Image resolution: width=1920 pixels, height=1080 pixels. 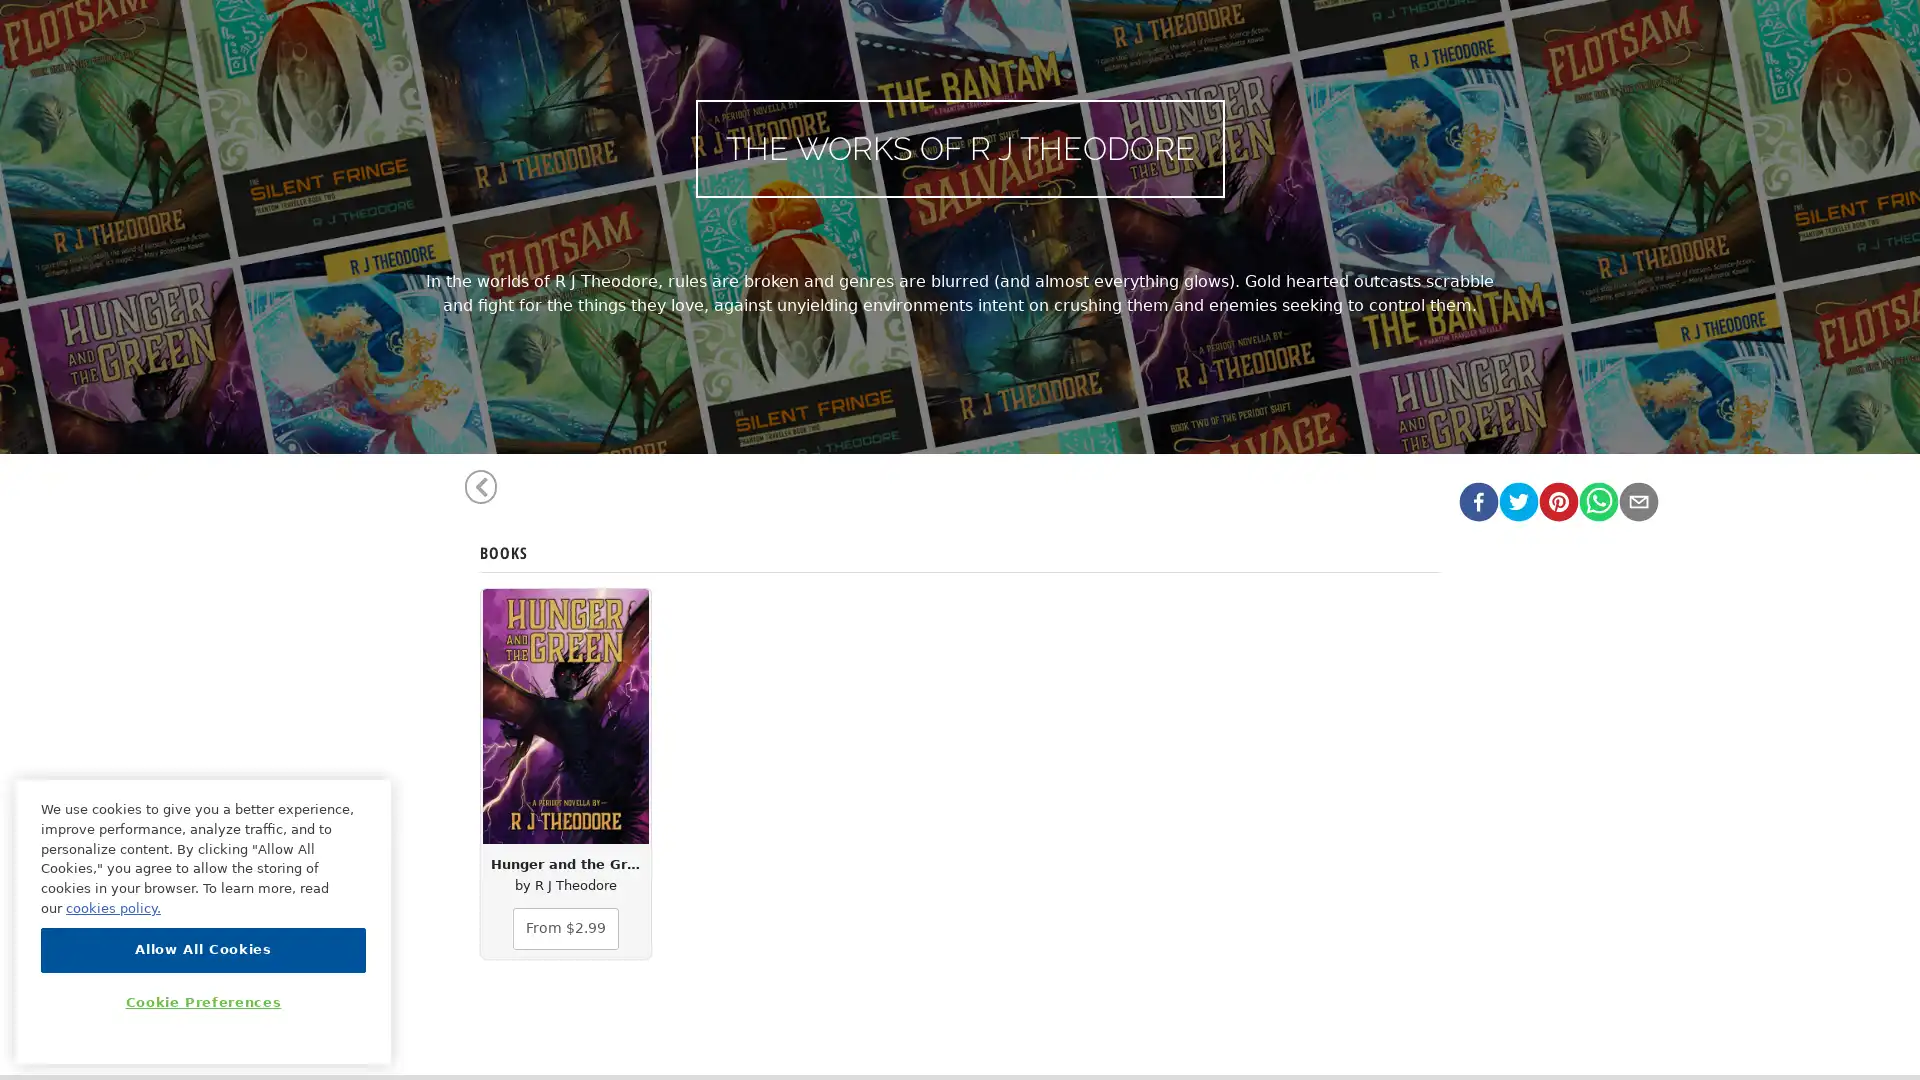 I want to click on twitter, so click(x=1517, y=499).